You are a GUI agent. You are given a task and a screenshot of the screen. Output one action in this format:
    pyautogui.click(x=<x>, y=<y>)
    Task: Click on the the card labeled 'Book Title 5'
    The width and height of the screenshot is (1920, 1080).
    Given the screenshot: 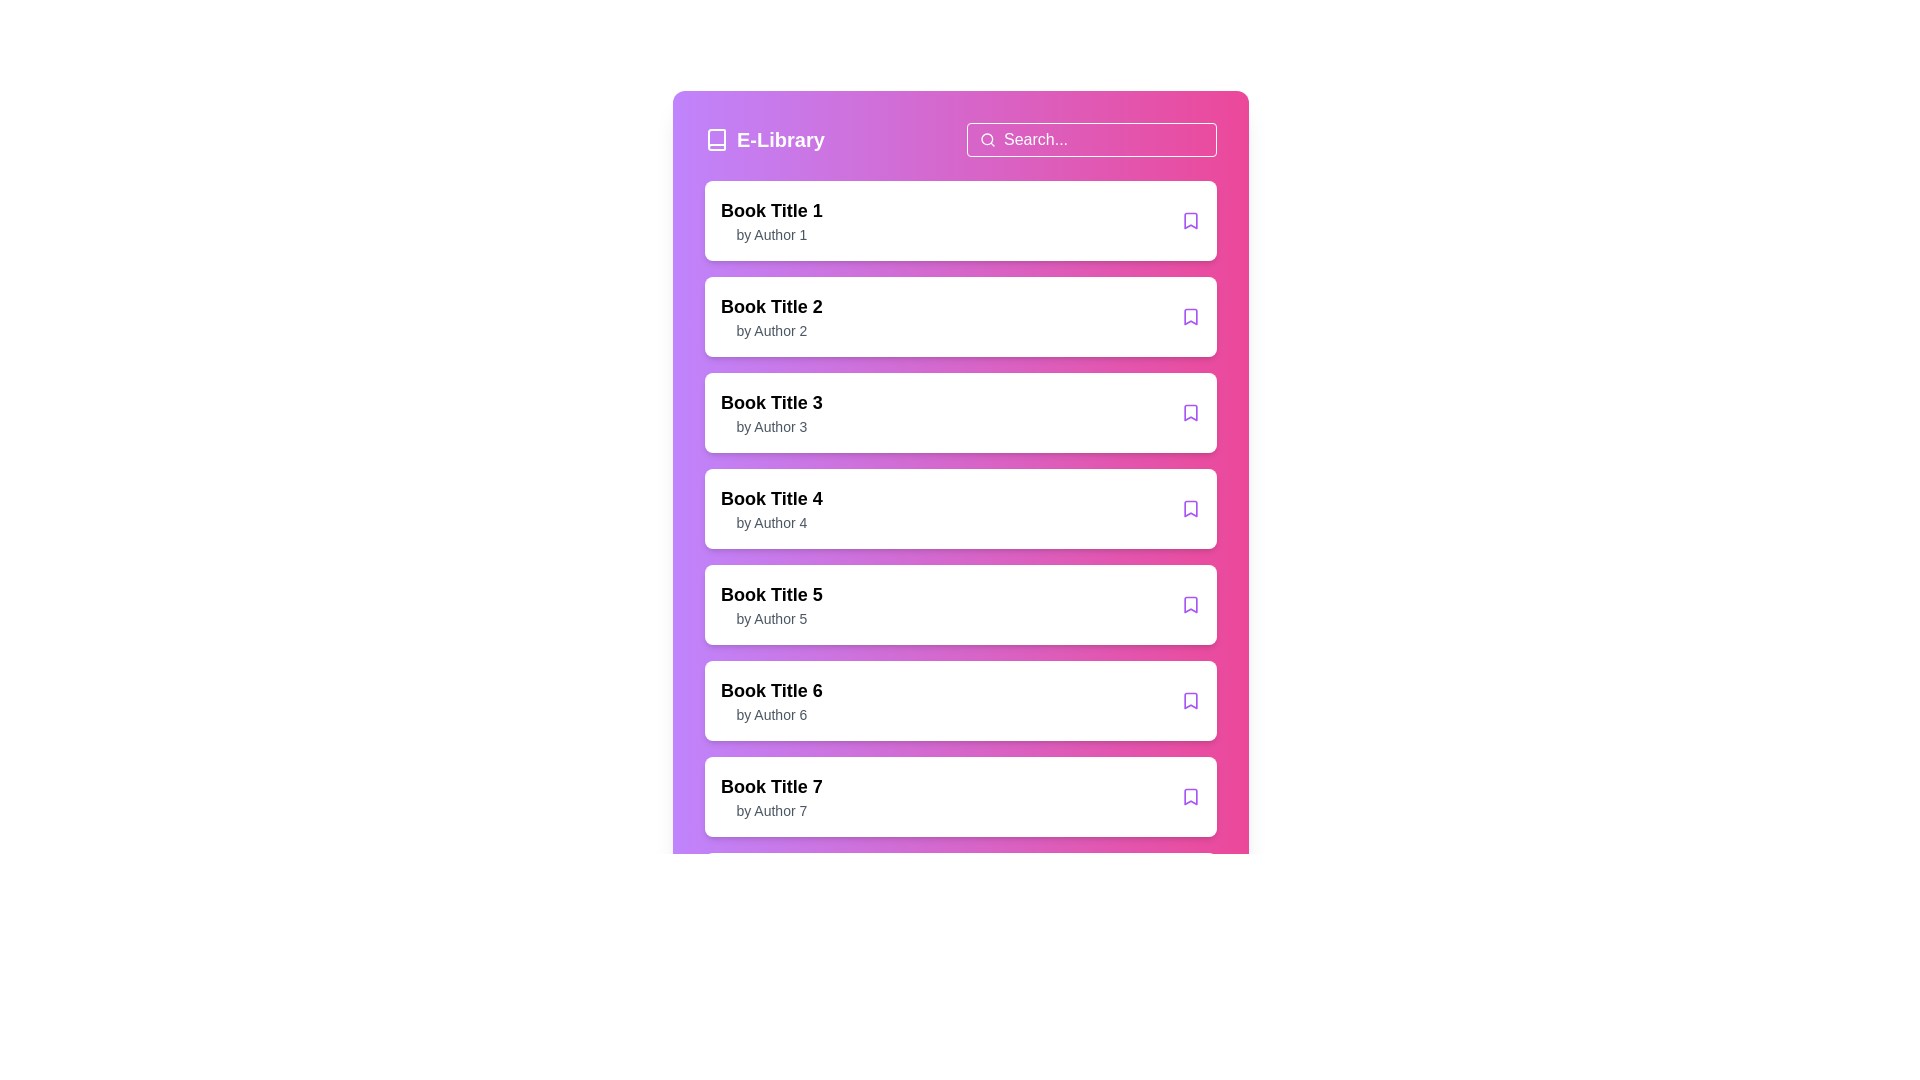 What is the action you would take?
    pyautogui.click(x=960, y=604)
    